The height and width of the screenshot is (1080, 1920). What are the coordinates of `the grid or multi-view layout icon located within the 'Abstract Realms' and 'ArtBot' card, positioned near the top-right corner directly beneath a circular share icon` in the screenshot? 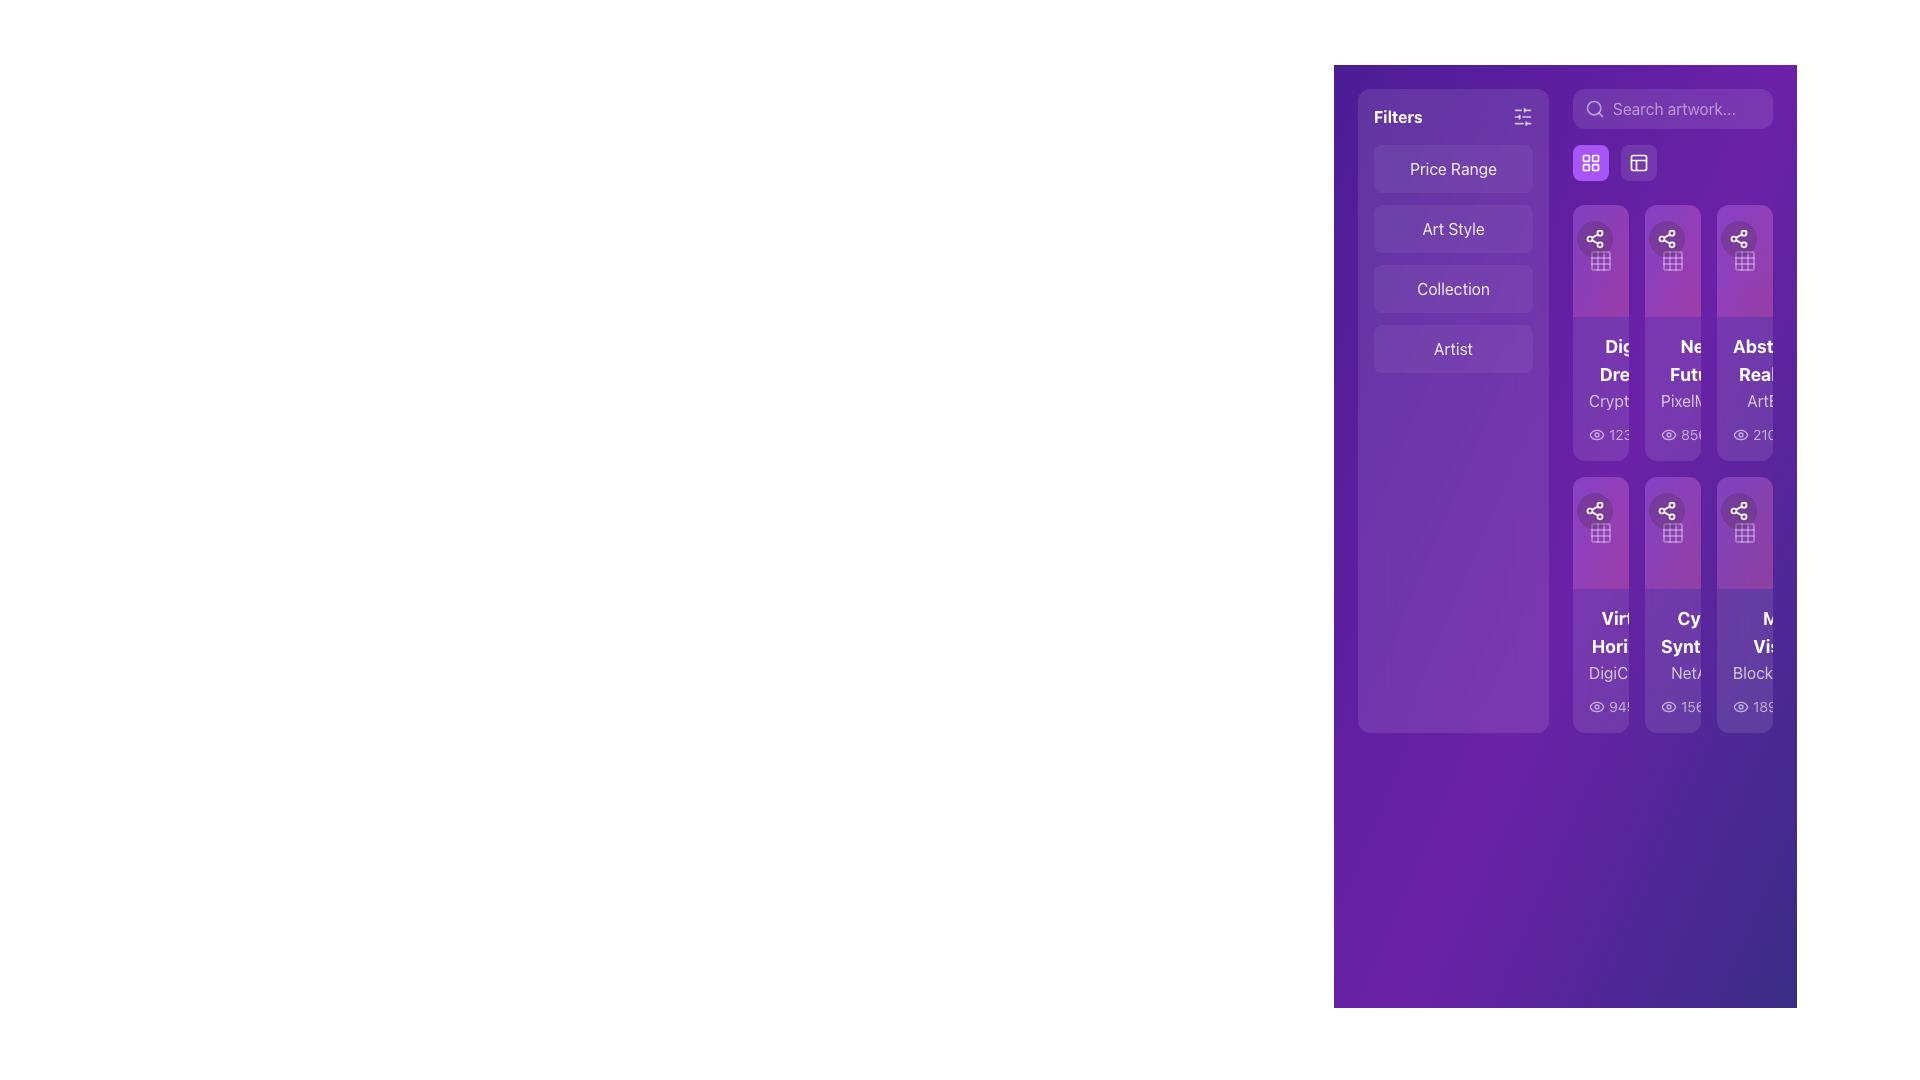 It's located at (1744, 260).